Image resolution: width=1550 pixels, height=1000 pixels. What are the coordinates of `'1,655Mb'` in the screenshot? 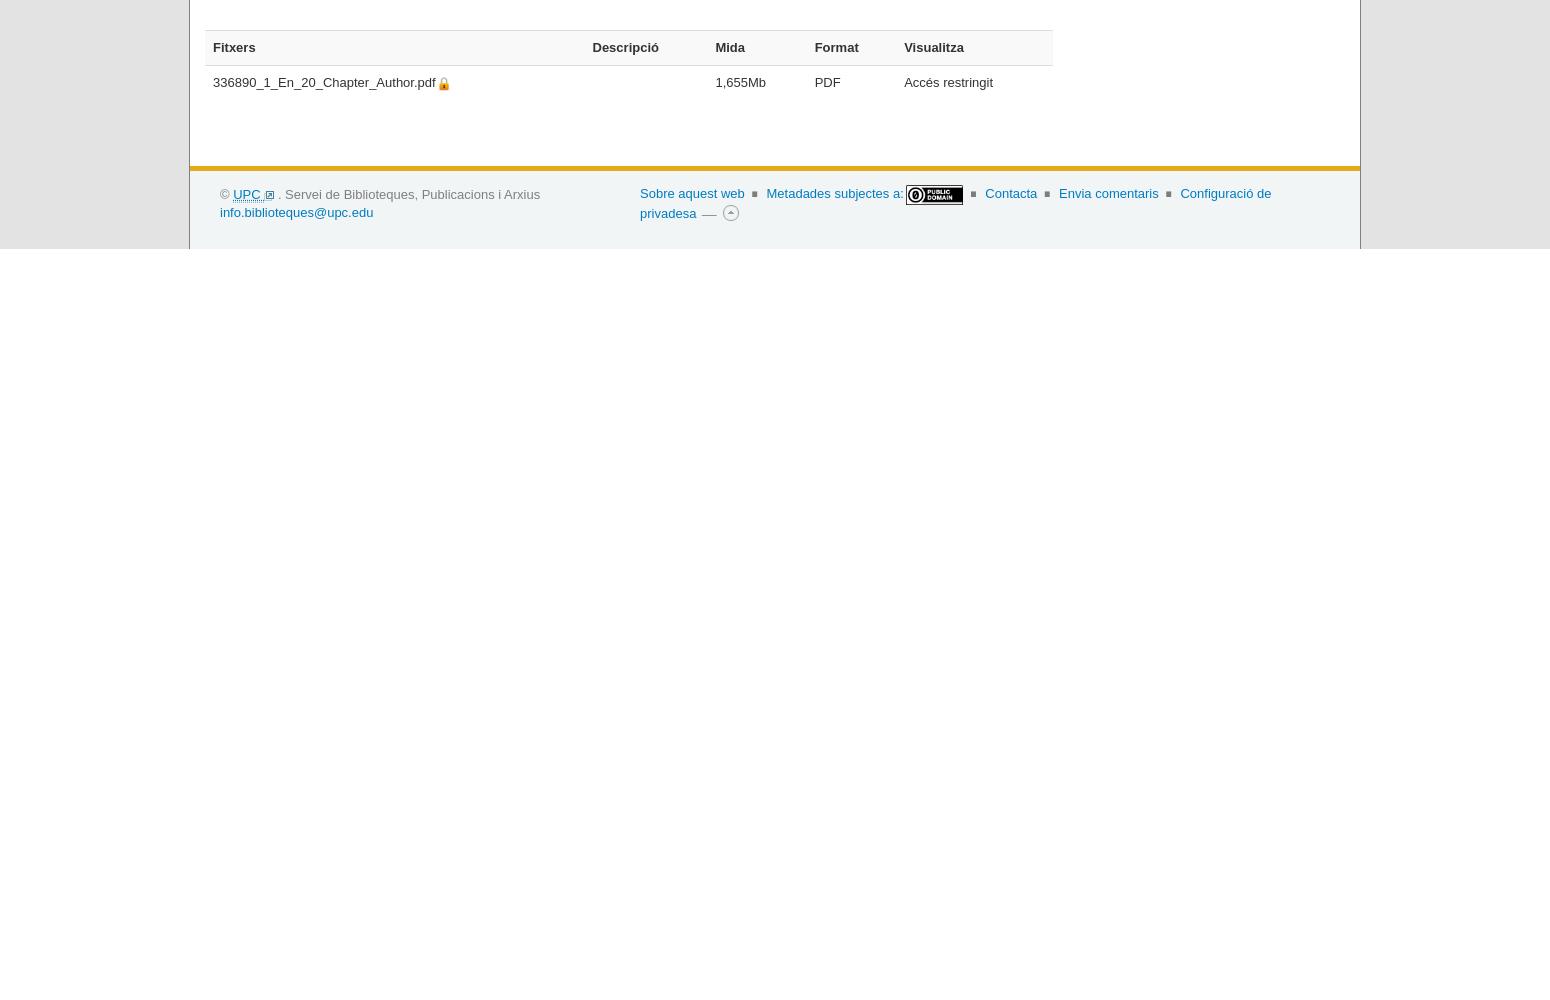 It's located at (715, 81).